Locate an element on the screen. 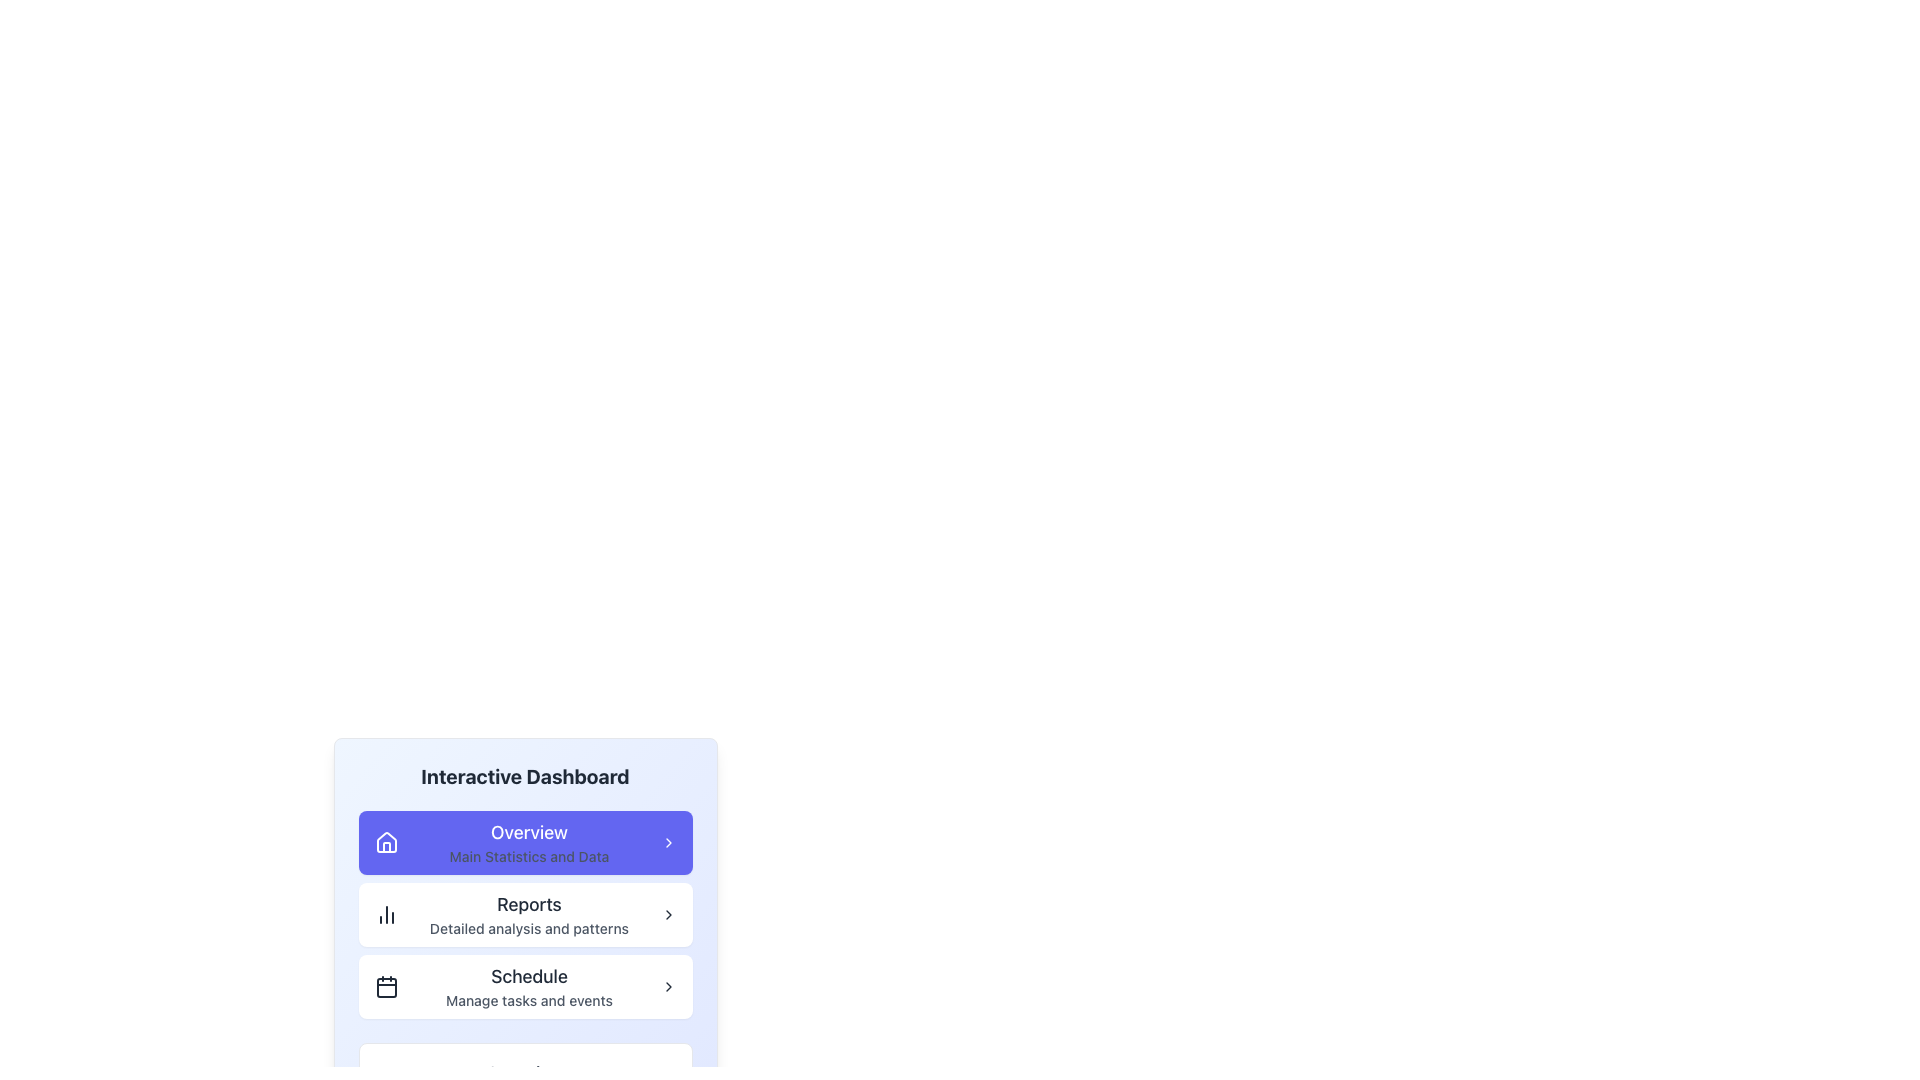 The height and width of the screenshot is (1080, 1920). the button labeled 'Overview' with a gradient background transitioning from blue to purple, containing a house icon and a right-aligned chevron icon is located at coordinates (525, 869).